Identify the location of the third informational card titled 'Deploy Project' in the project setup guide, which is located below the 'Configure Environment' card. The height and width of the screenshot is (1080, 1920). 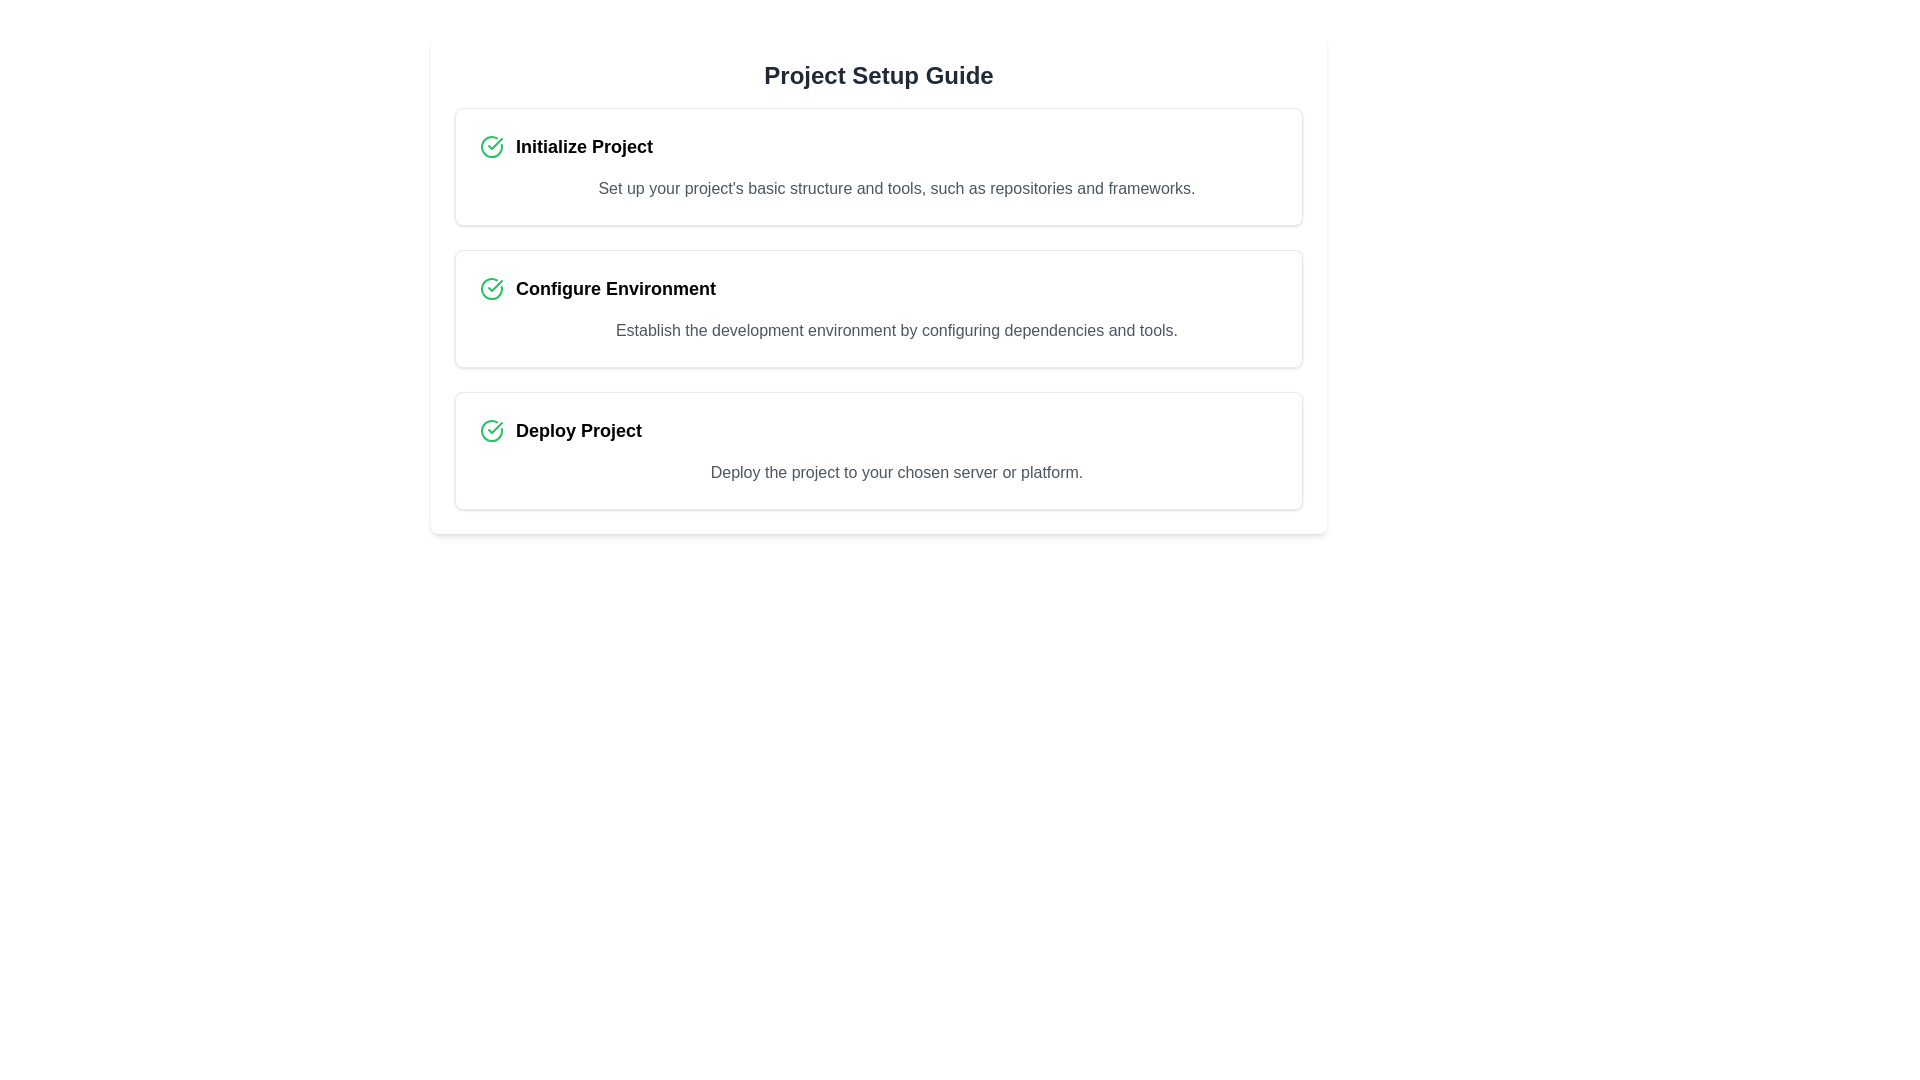
(878, 451).